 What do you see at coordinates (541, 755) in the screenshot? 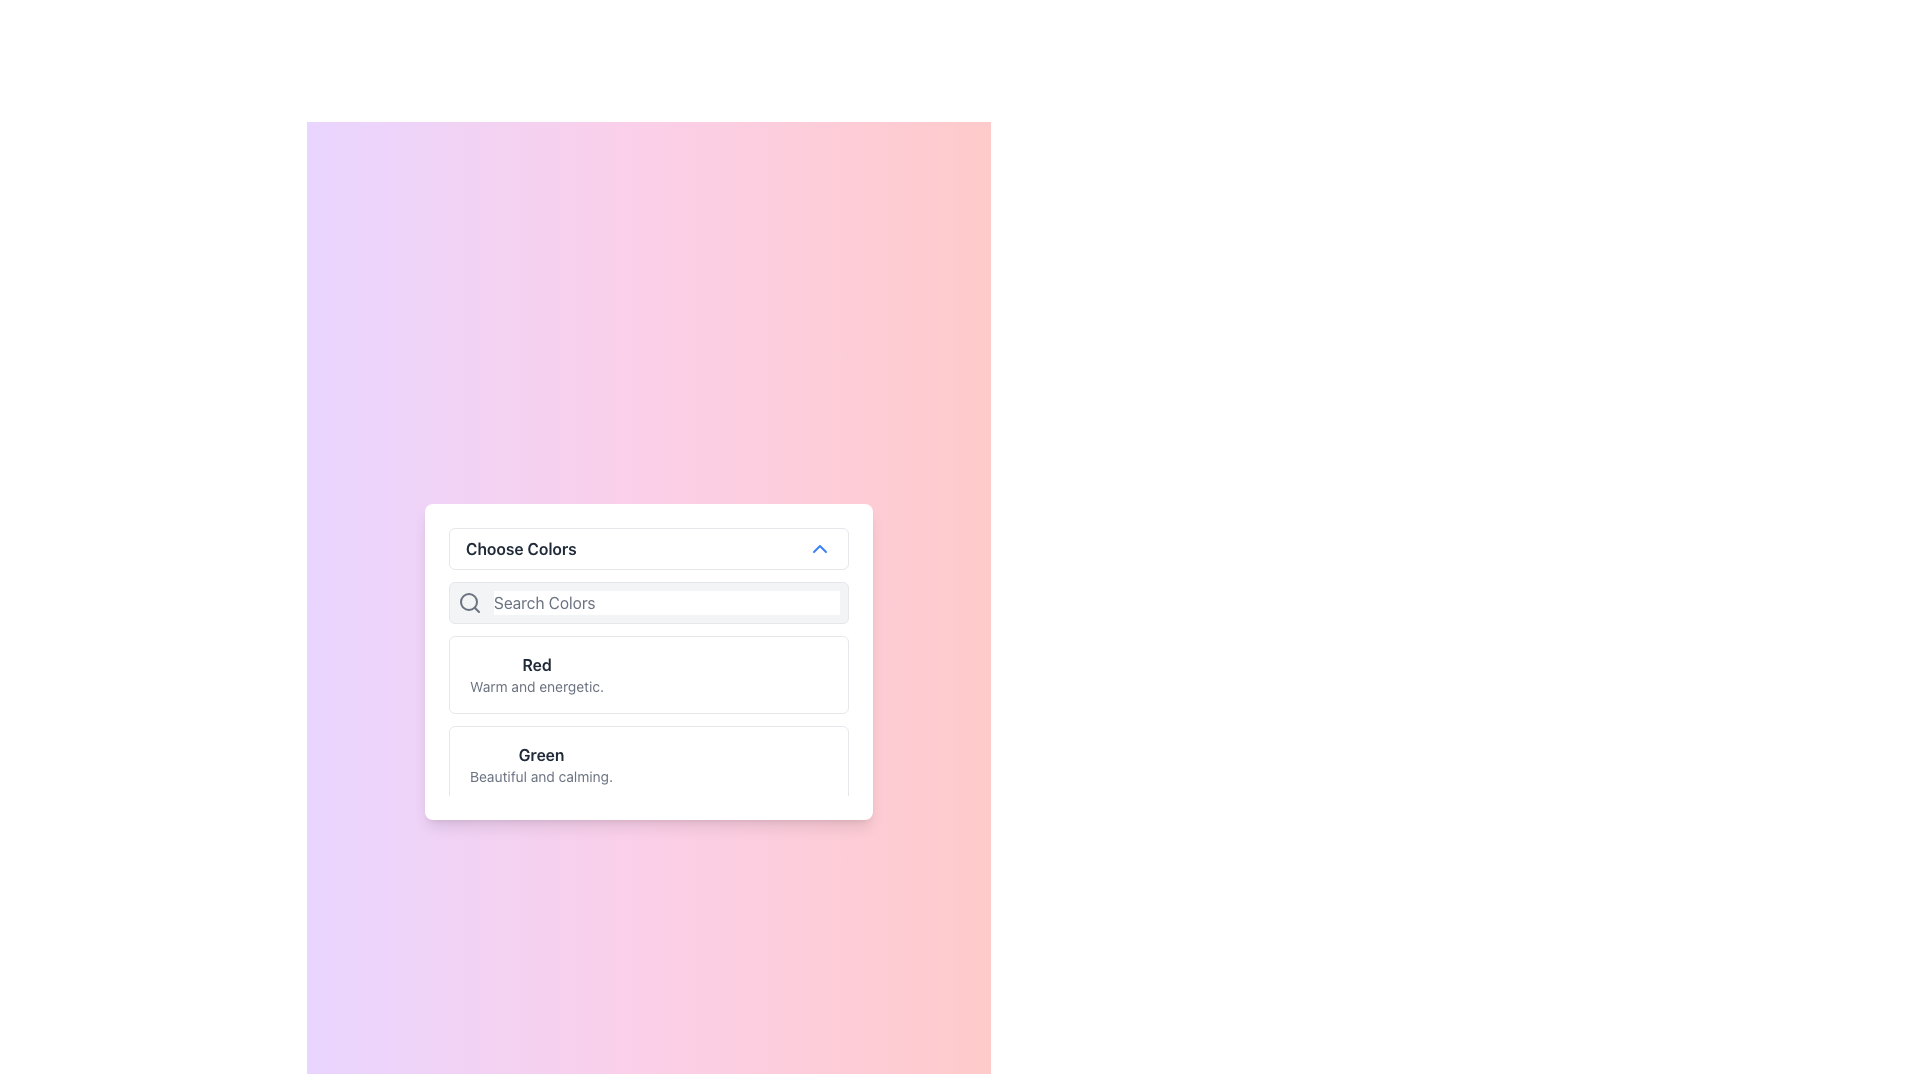
I see `the bold text 'Green' in dark gray color` at bounding box center [541, 755].